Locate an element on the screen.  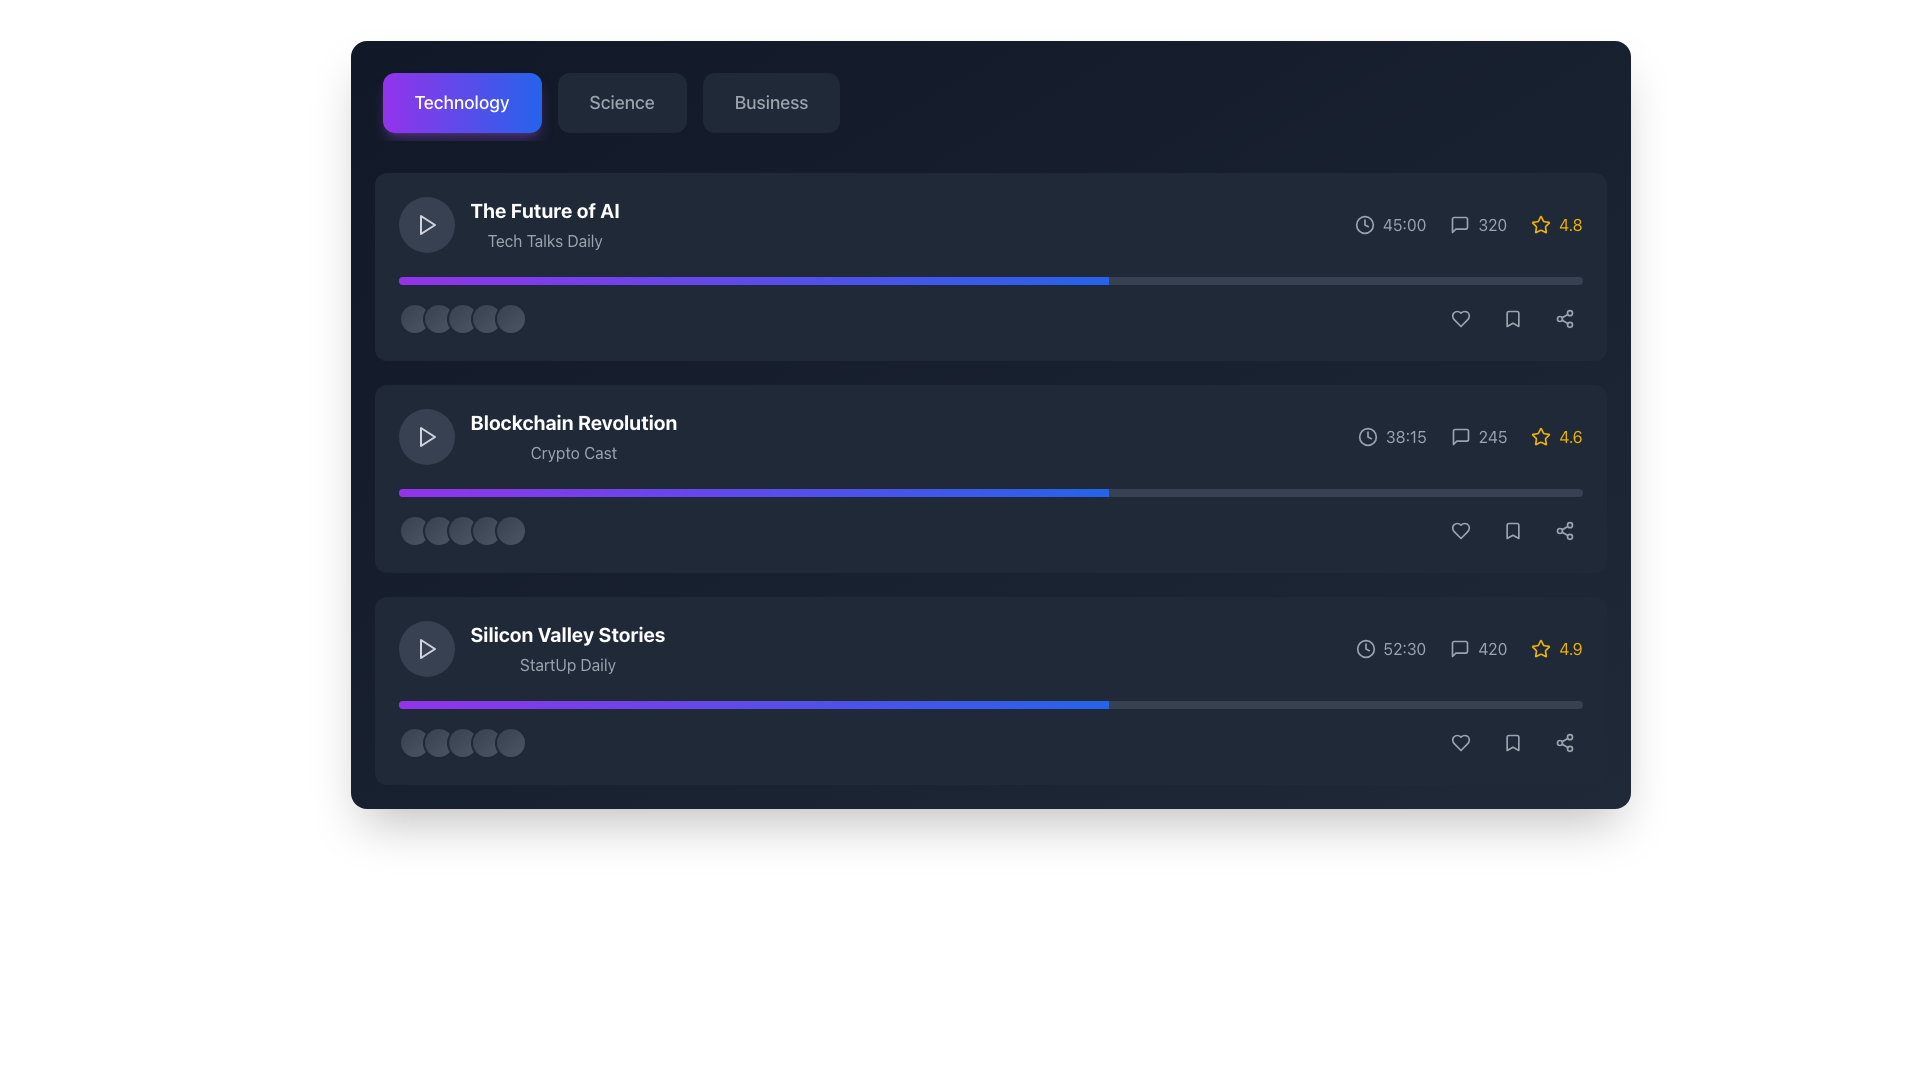
value from the text label displaying the rating score for the 'Silicon Valley Stories' section located at the bottom right of the interface is located at coordinates (1569, 648).